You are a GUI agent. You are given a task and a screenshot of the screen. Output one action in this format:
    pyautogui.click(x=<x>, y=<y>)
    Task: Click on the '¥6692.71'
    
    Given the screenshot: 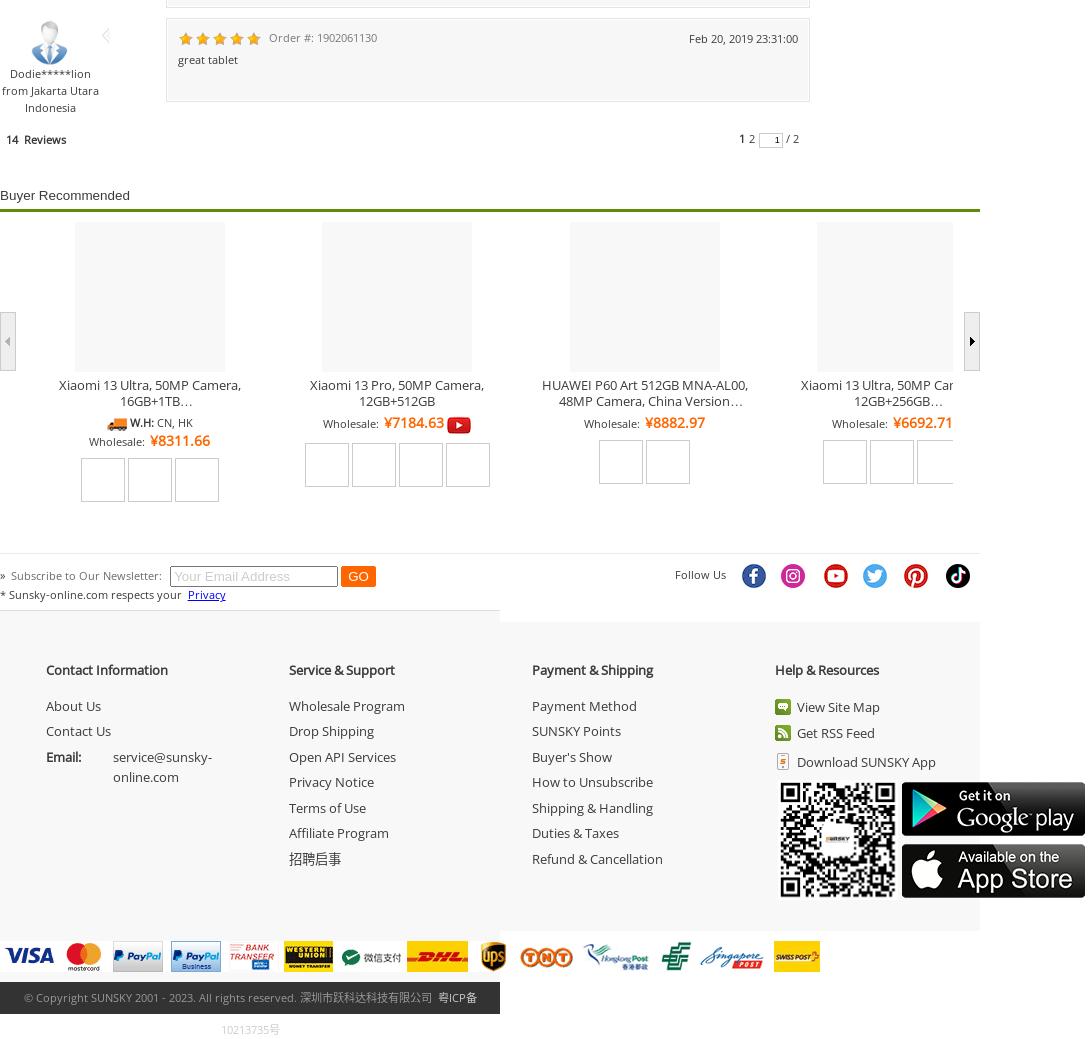 What is the action you would take?
    pyautogui.click(x=891, y=421)
    